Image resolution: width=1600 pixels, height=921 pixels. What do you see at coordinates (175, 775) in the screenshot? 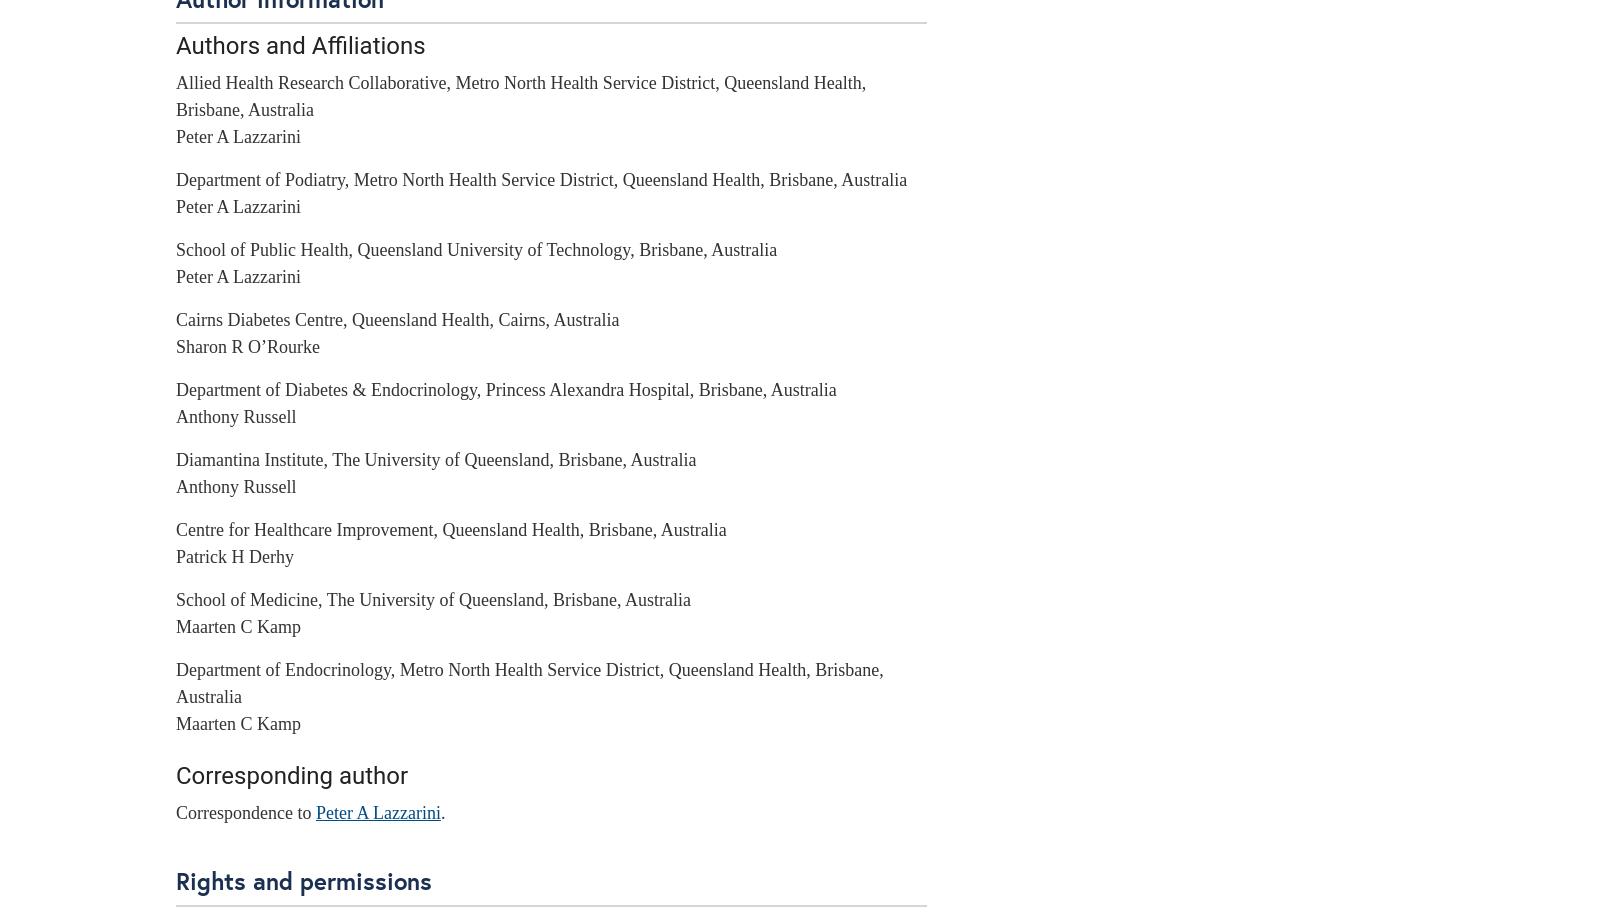
I see `'Corresponding author'` at bounding box center [175, 775].